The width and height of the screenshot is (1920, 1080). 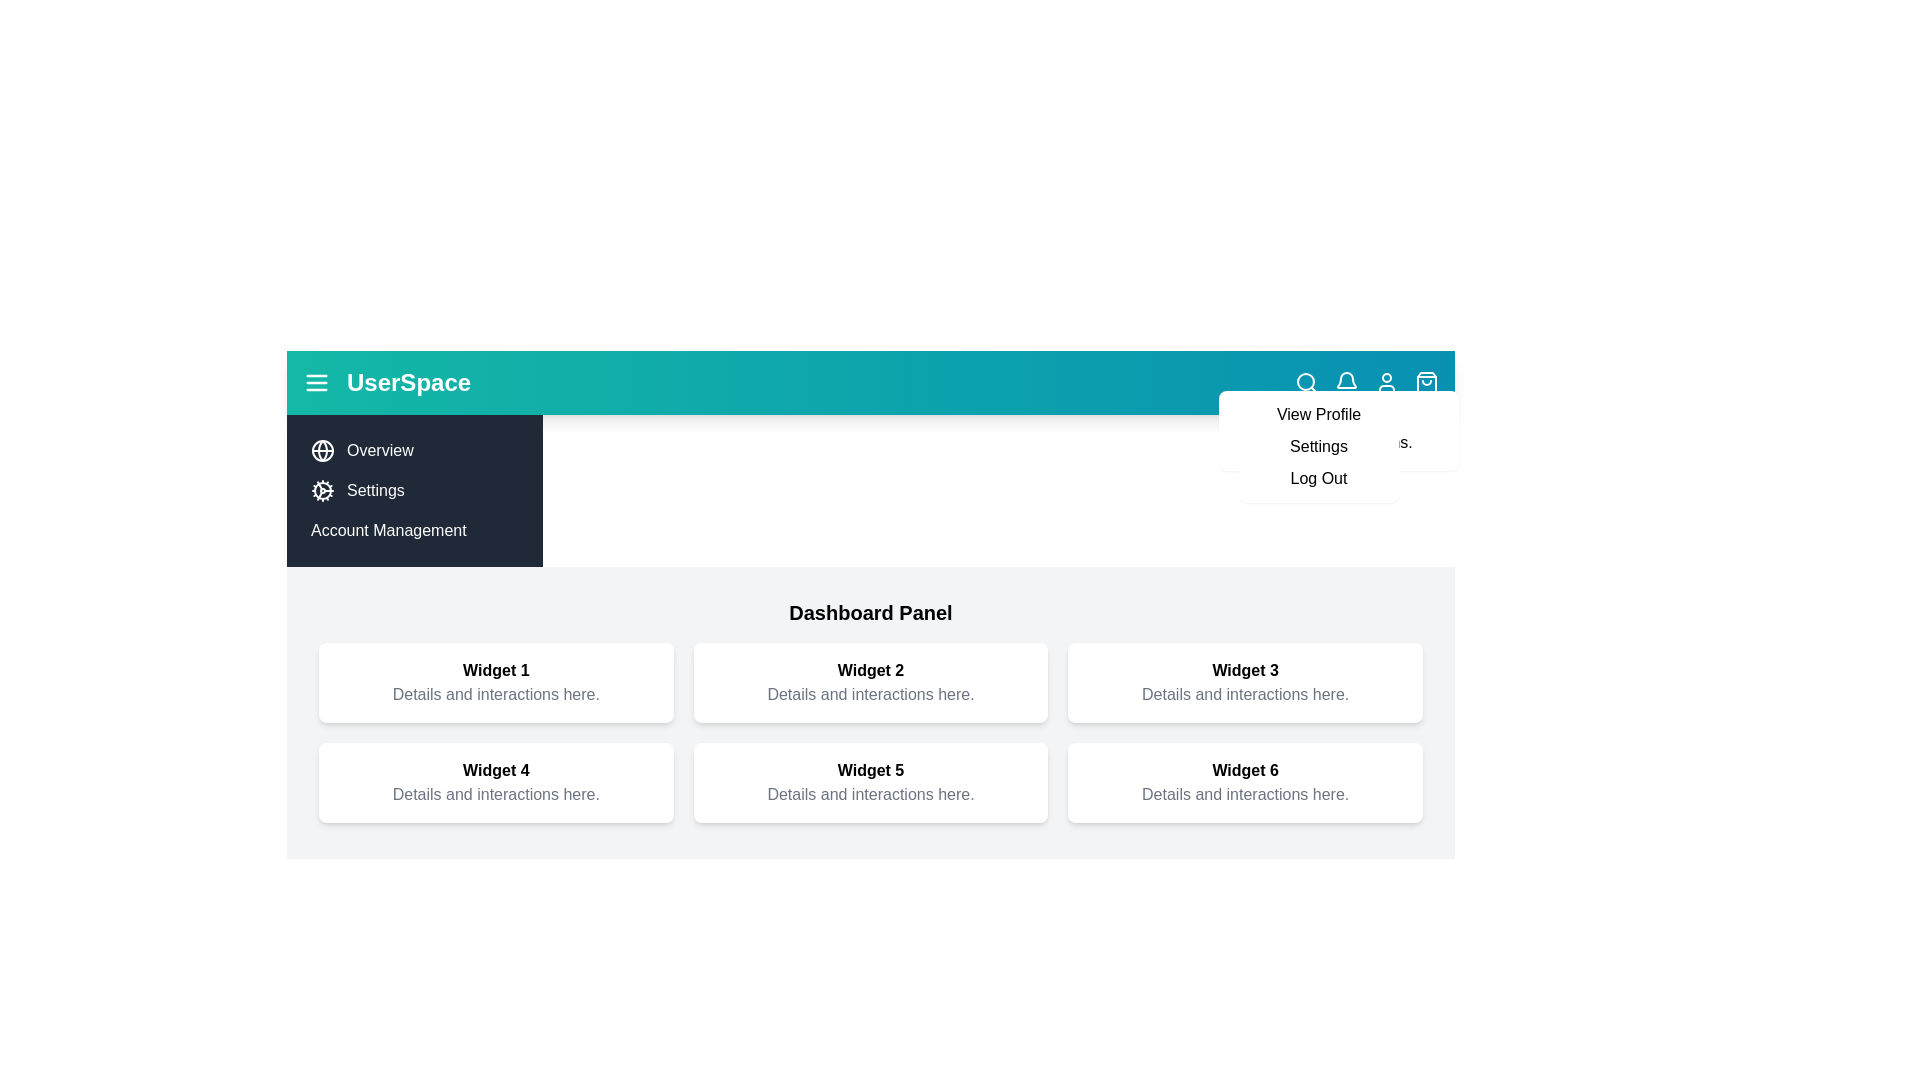 I want to click on the Text button that serves as a clickable option, so click(x=1319, y=414).